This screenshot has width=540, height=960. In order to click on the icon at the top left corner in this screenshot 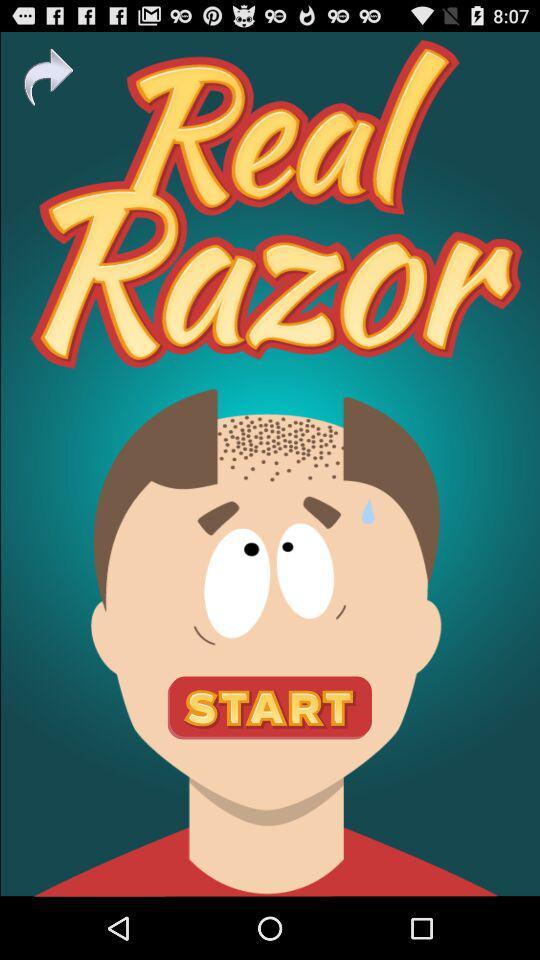, I will do `click(48, 77)`.